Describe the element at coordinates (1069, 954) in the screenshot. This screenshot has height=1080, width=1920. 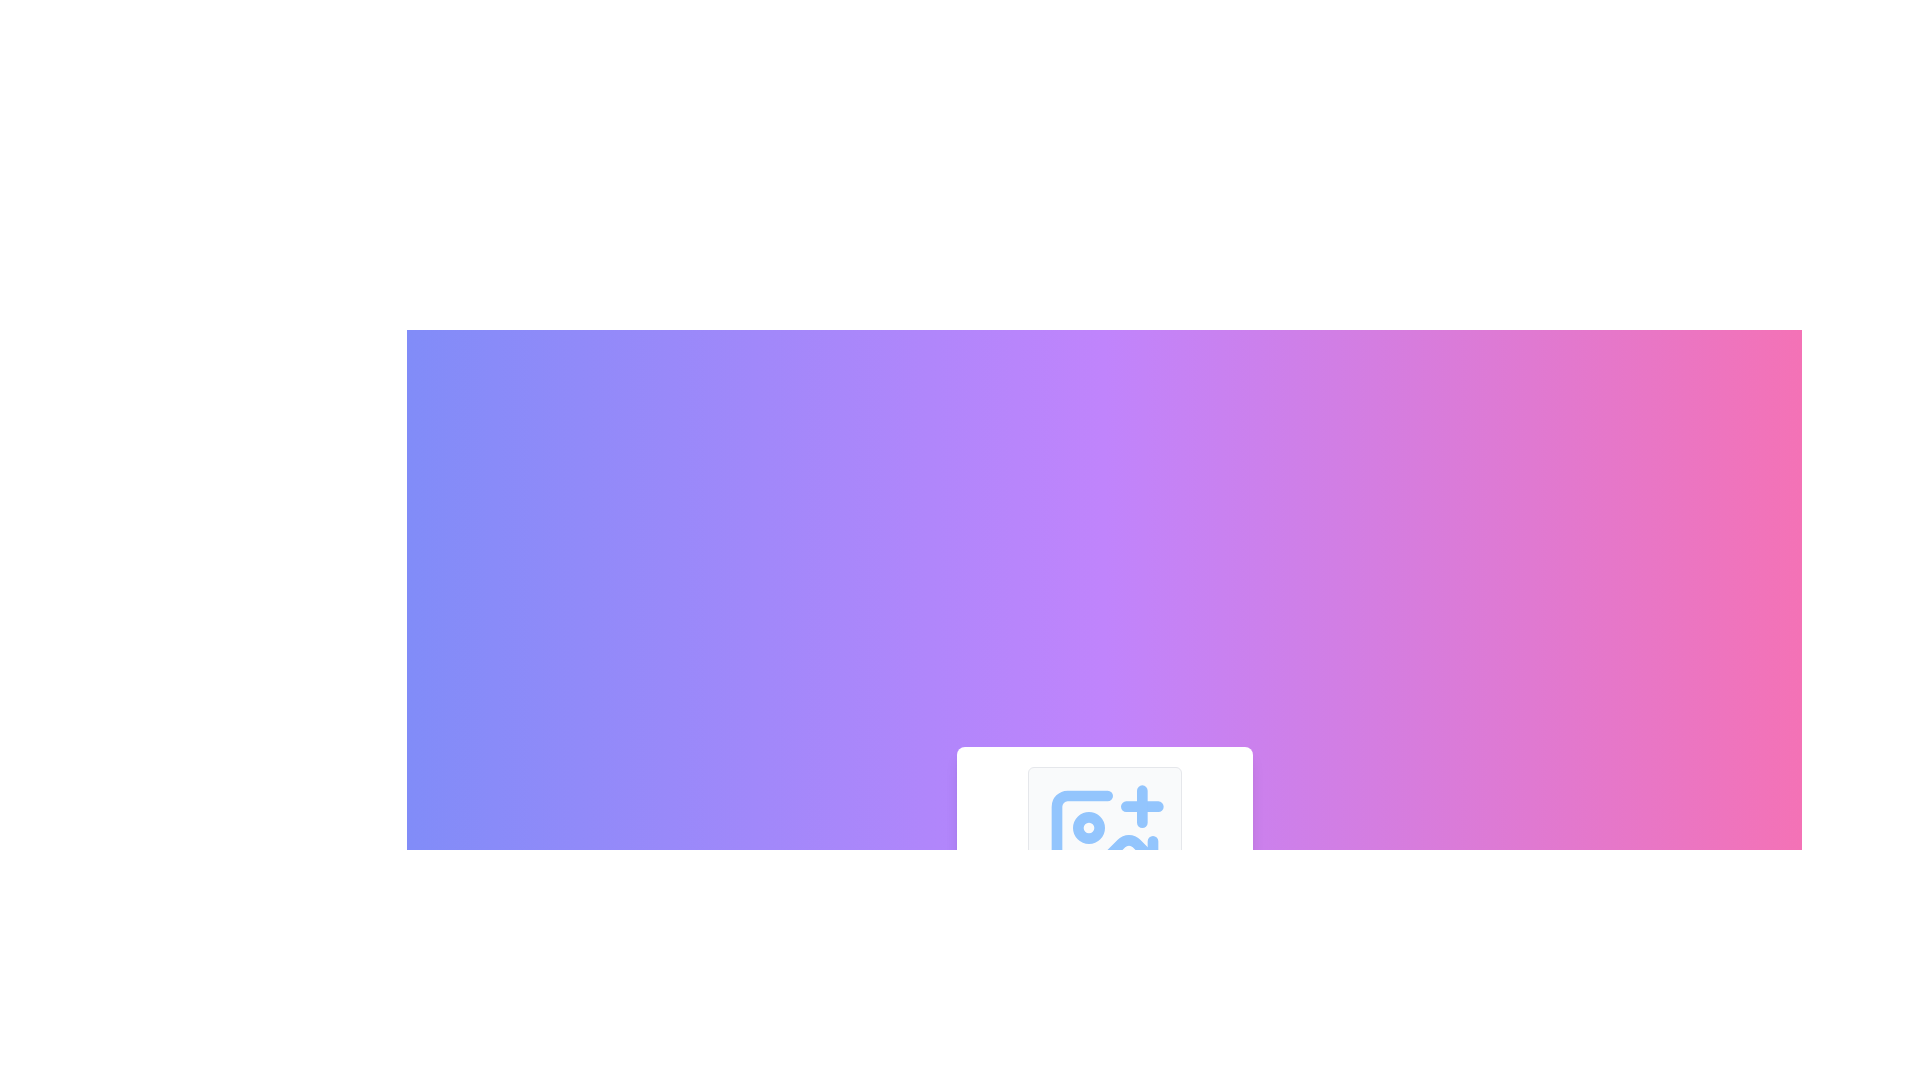
I see `the zoom out button, which is the second button from the left in a horizontal arrangement at the bottom center of the page` at that location.